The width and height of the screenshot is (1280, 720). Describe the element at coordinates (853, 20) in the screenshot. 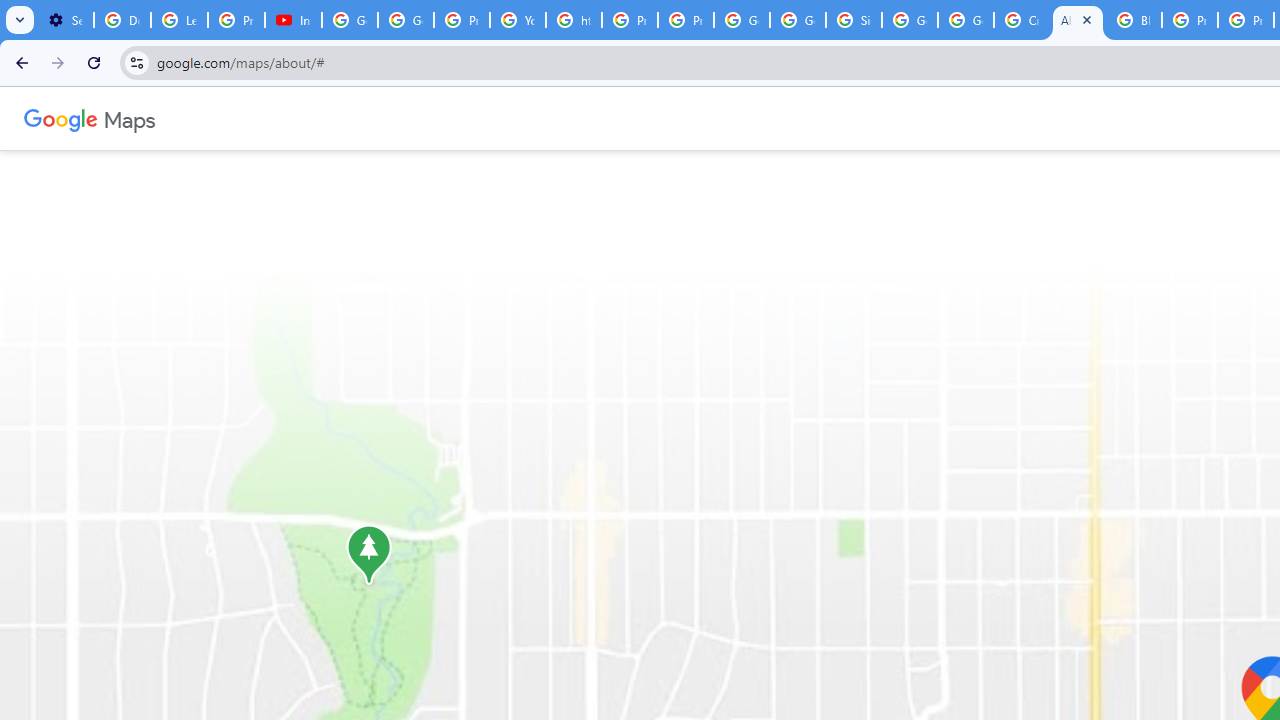

I see `'Sign in - Google Accounts'` at that location.